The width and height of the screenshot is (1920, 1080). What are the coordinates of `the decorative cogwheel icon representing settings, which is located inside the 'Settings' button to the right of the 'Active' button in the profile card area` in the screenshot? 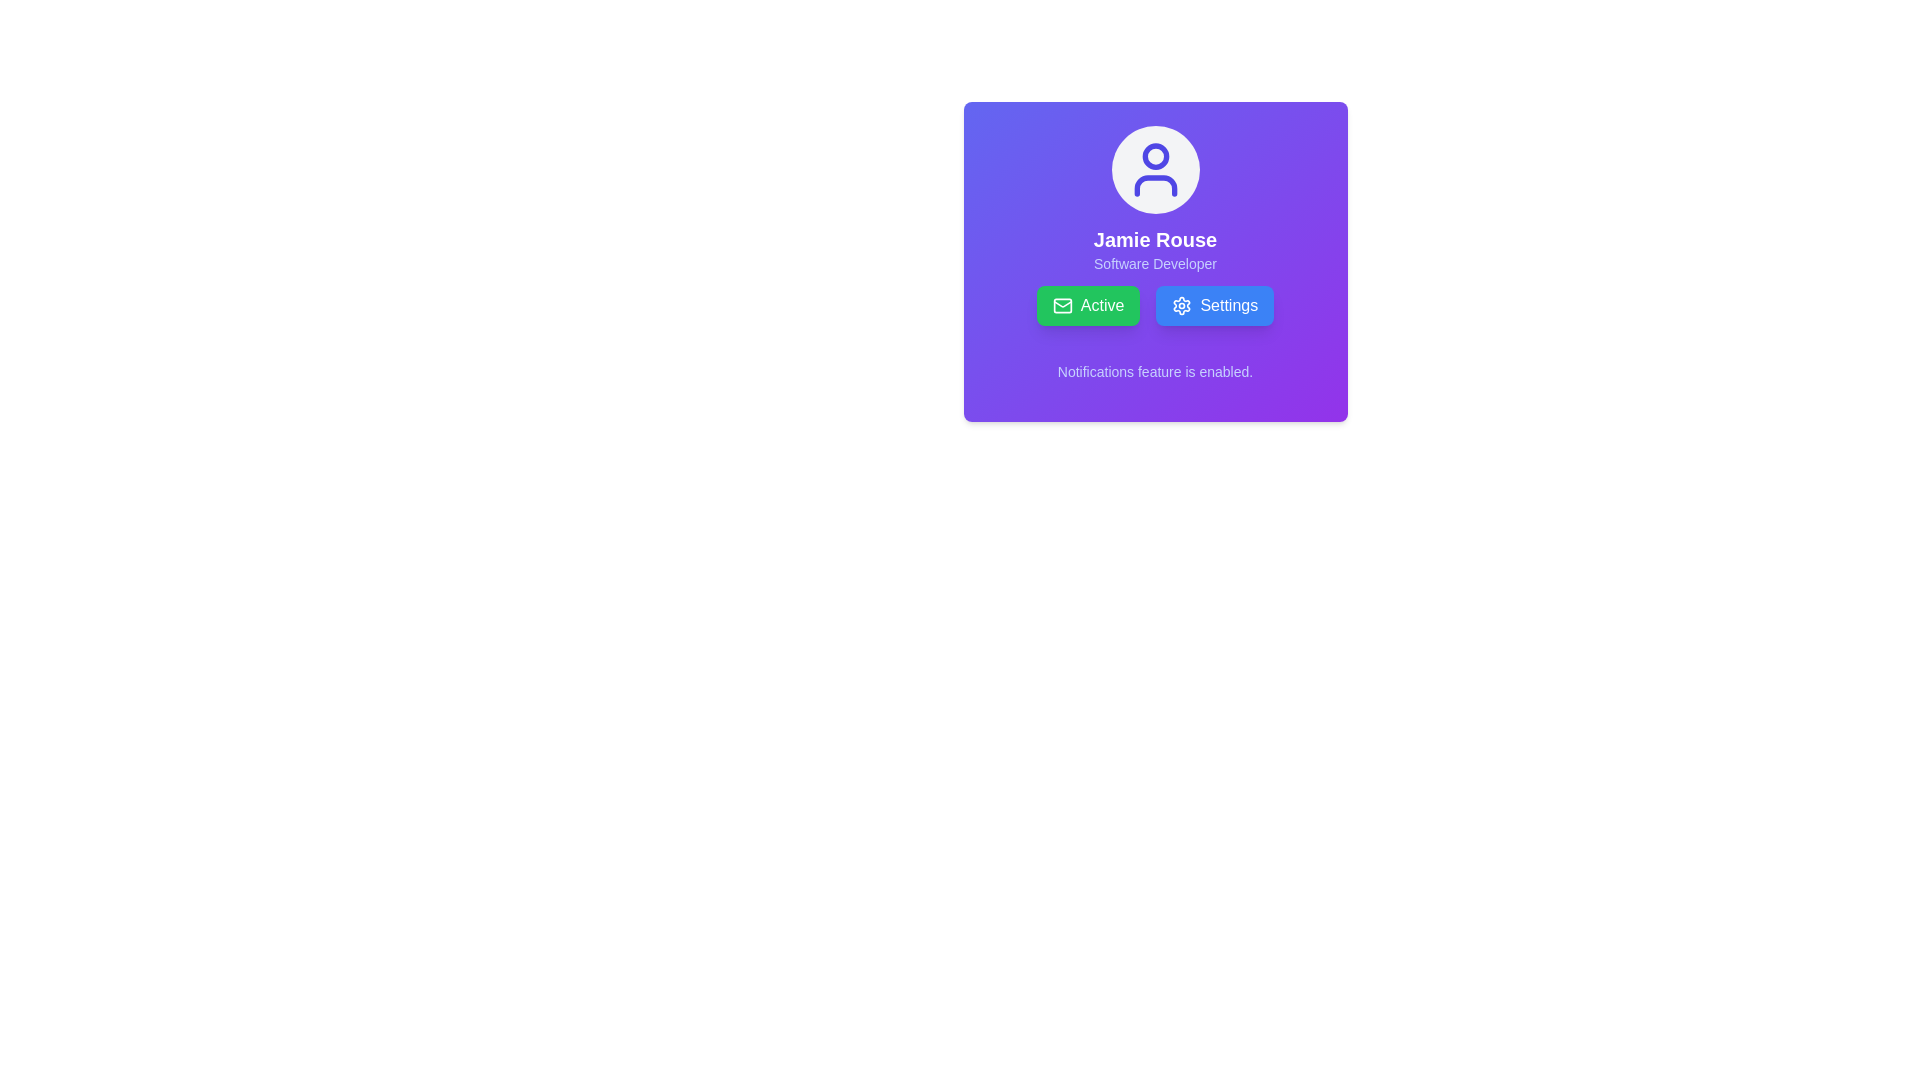 It's located at (1182, 305).